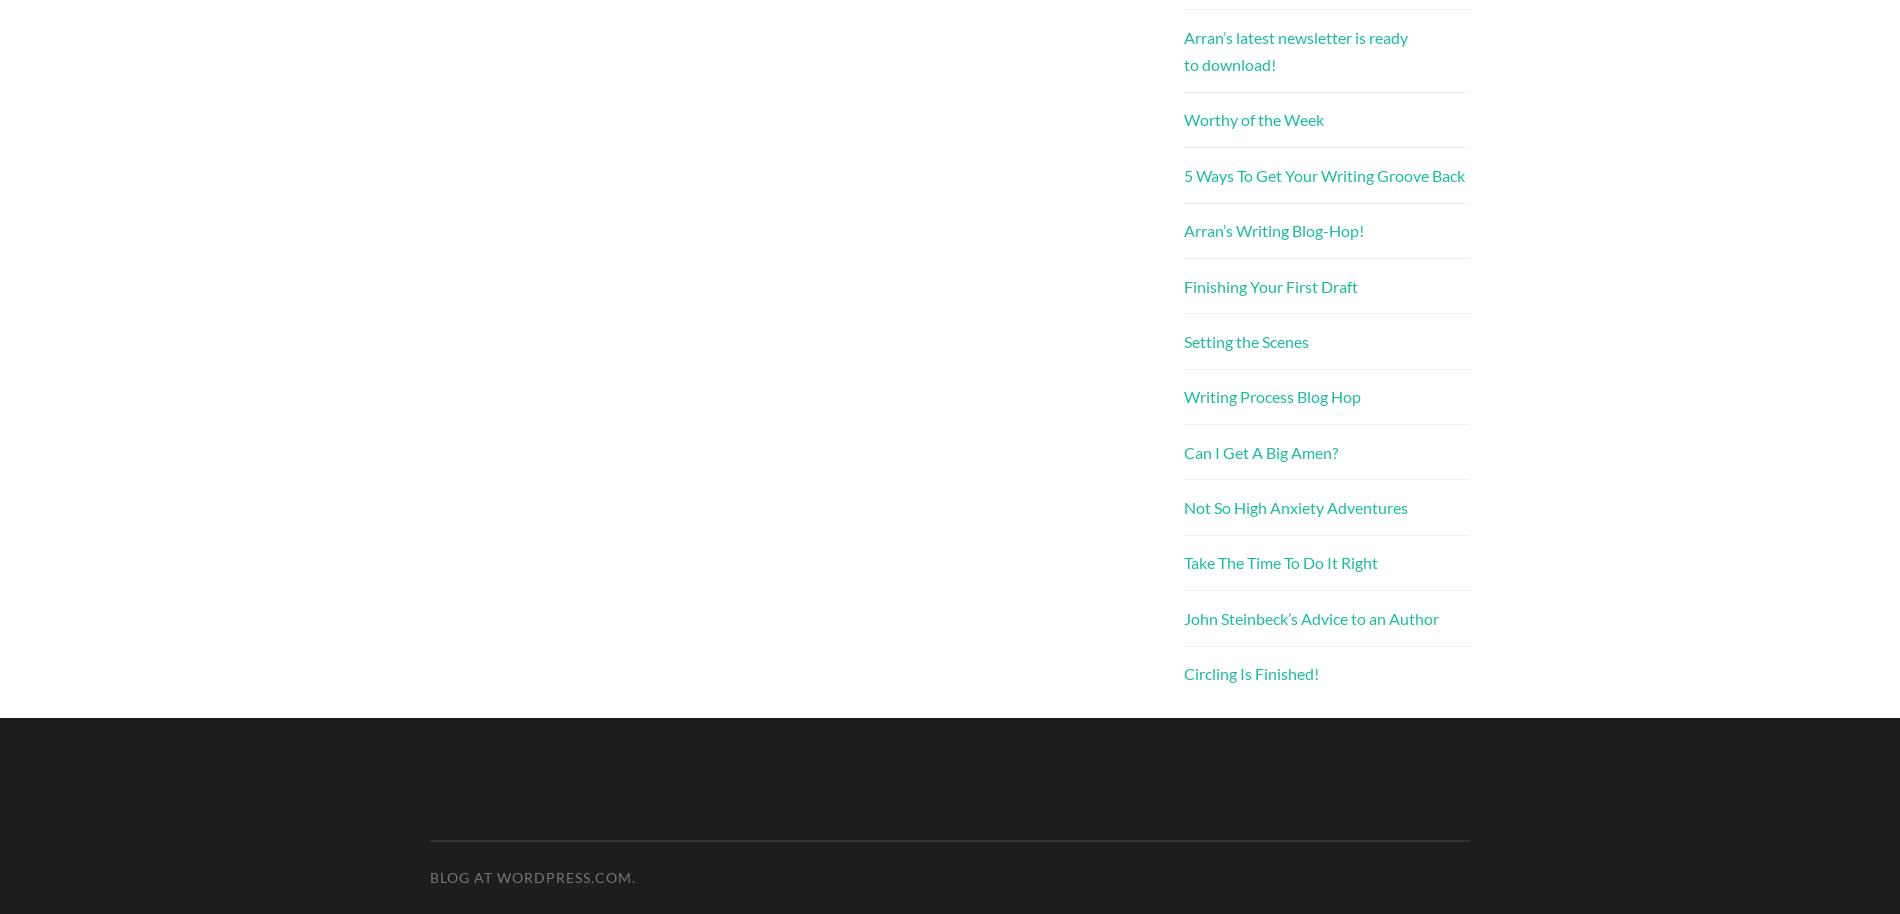 The image size is (1900, 914). Describe the element at coordinates (1184, 562) in the screenshot. I see `'Take The Time To Do It Right'` at that location.